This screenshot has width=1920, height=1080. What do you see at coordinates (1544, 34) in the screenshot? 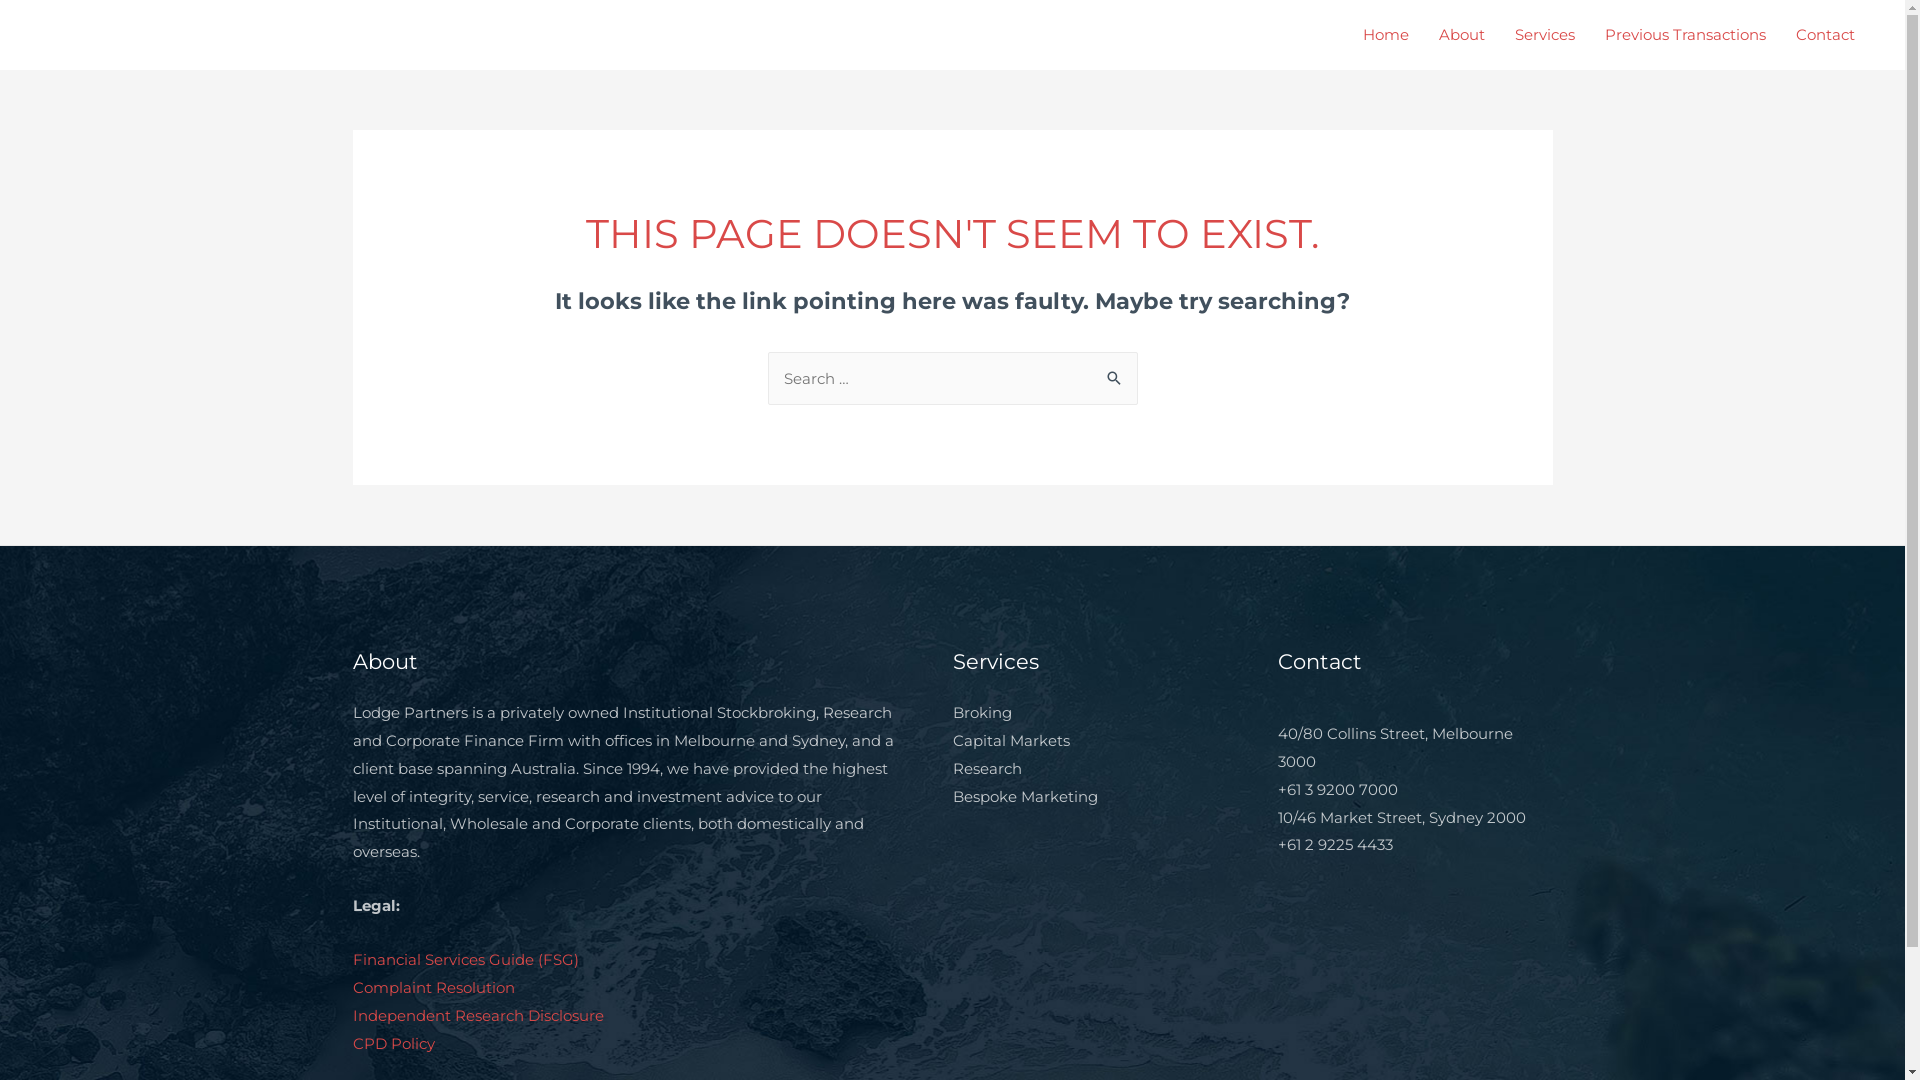
I see `'Services'` at bounding box center [1544, 34].